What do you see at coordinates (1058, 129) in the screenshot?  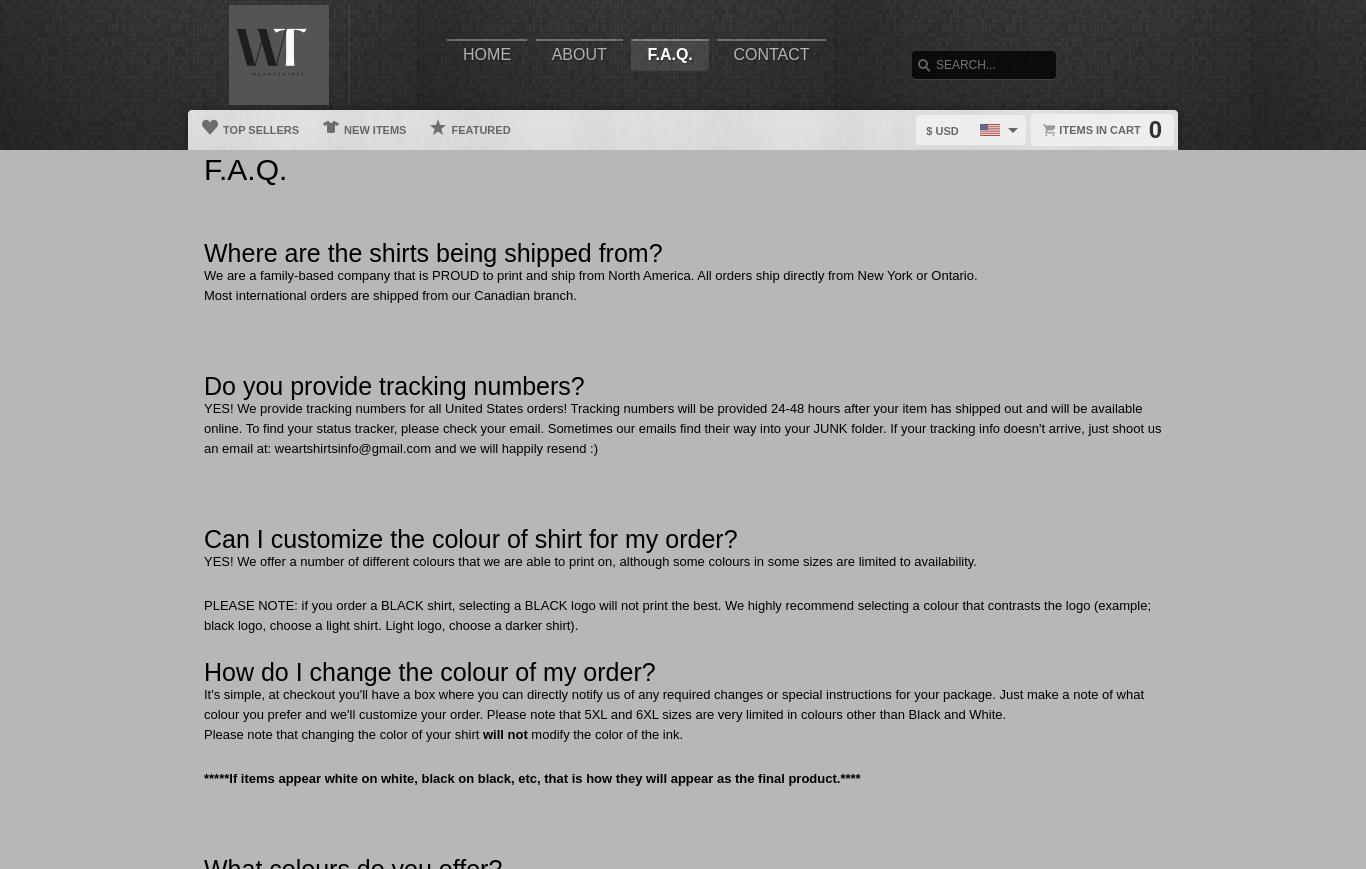 I see `'Items in cart'` at bounding box center [1058, 129].